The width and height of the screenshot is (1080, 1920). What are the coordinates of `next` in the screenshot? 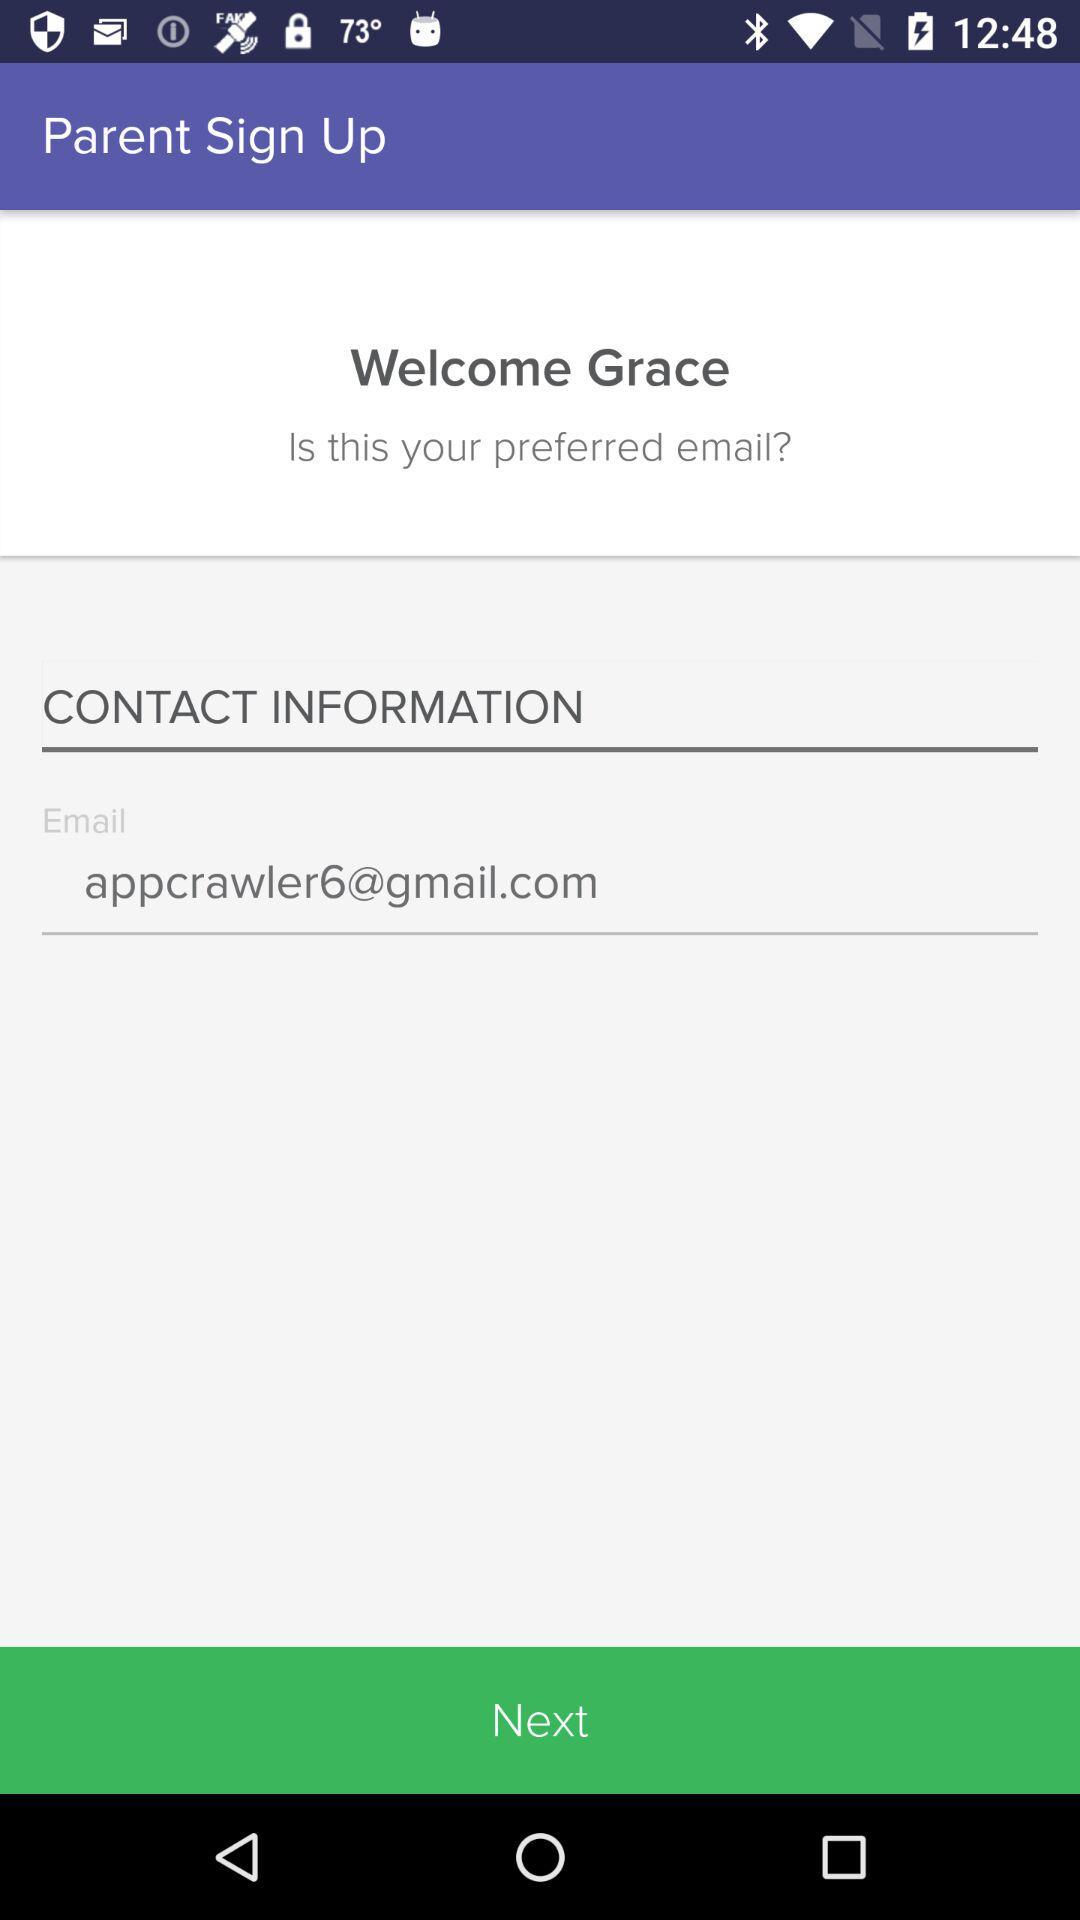 It's located at (540, 1719).